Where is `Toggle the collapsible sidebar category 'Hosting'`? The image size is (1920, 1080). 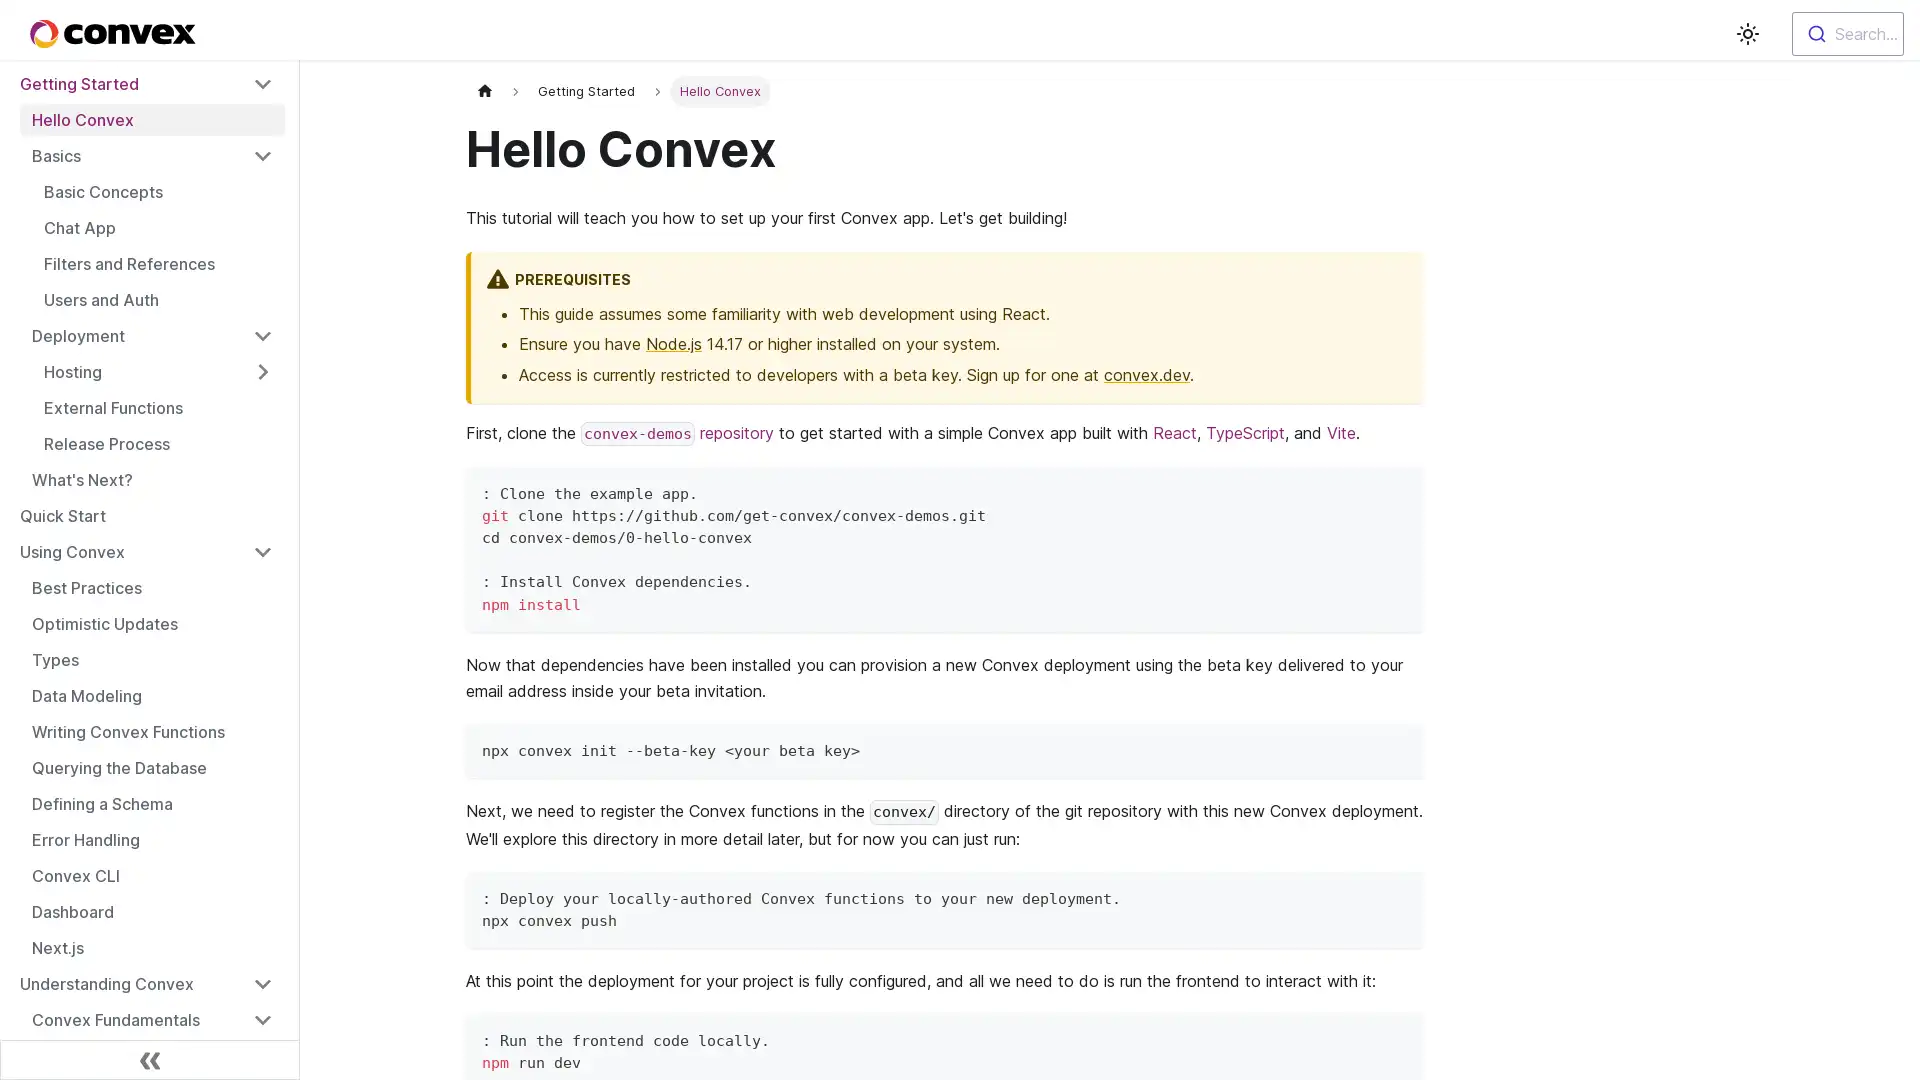 Toggle the collapsible sidebar category 'Hosting' is located at coordinates (262, 371).